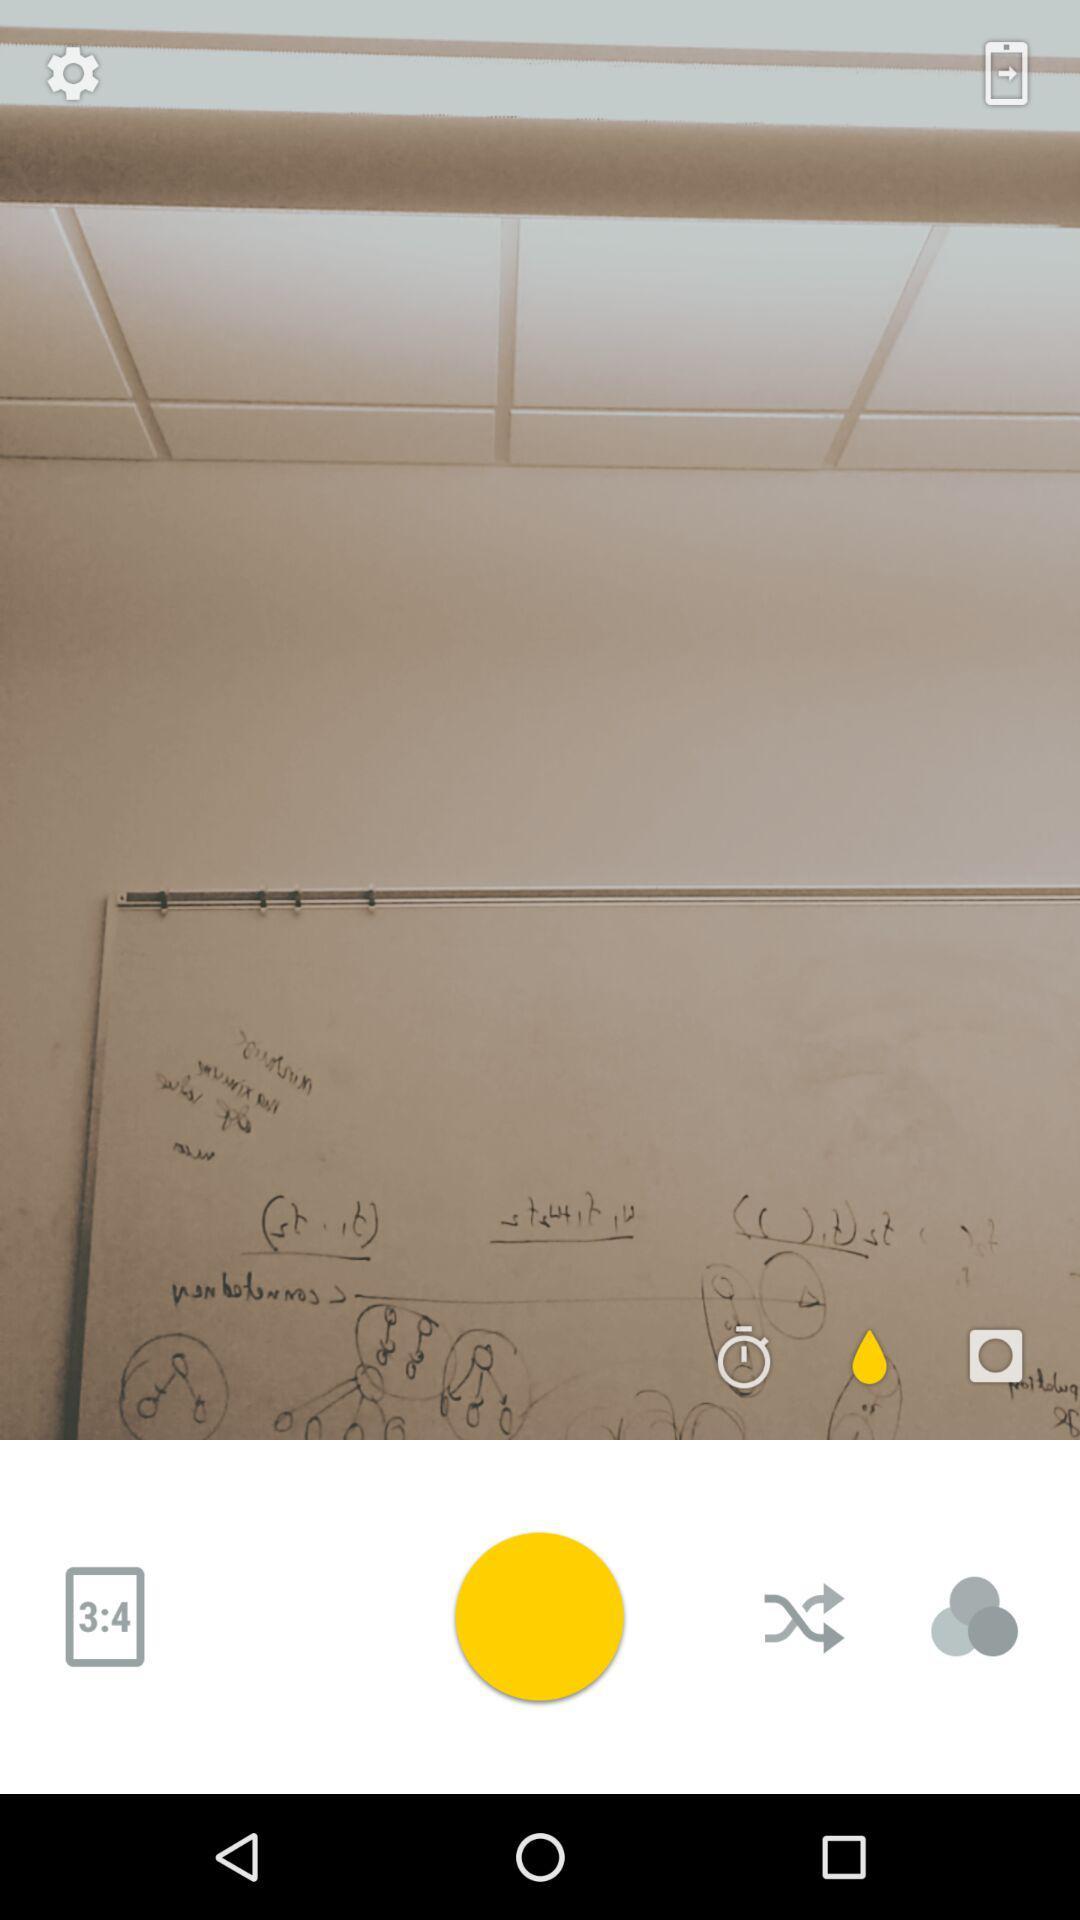  What do you see at coordinates (805, 1617) in the screenshot?
I see `change order top to bottom` at bounding box center [805, 1617].